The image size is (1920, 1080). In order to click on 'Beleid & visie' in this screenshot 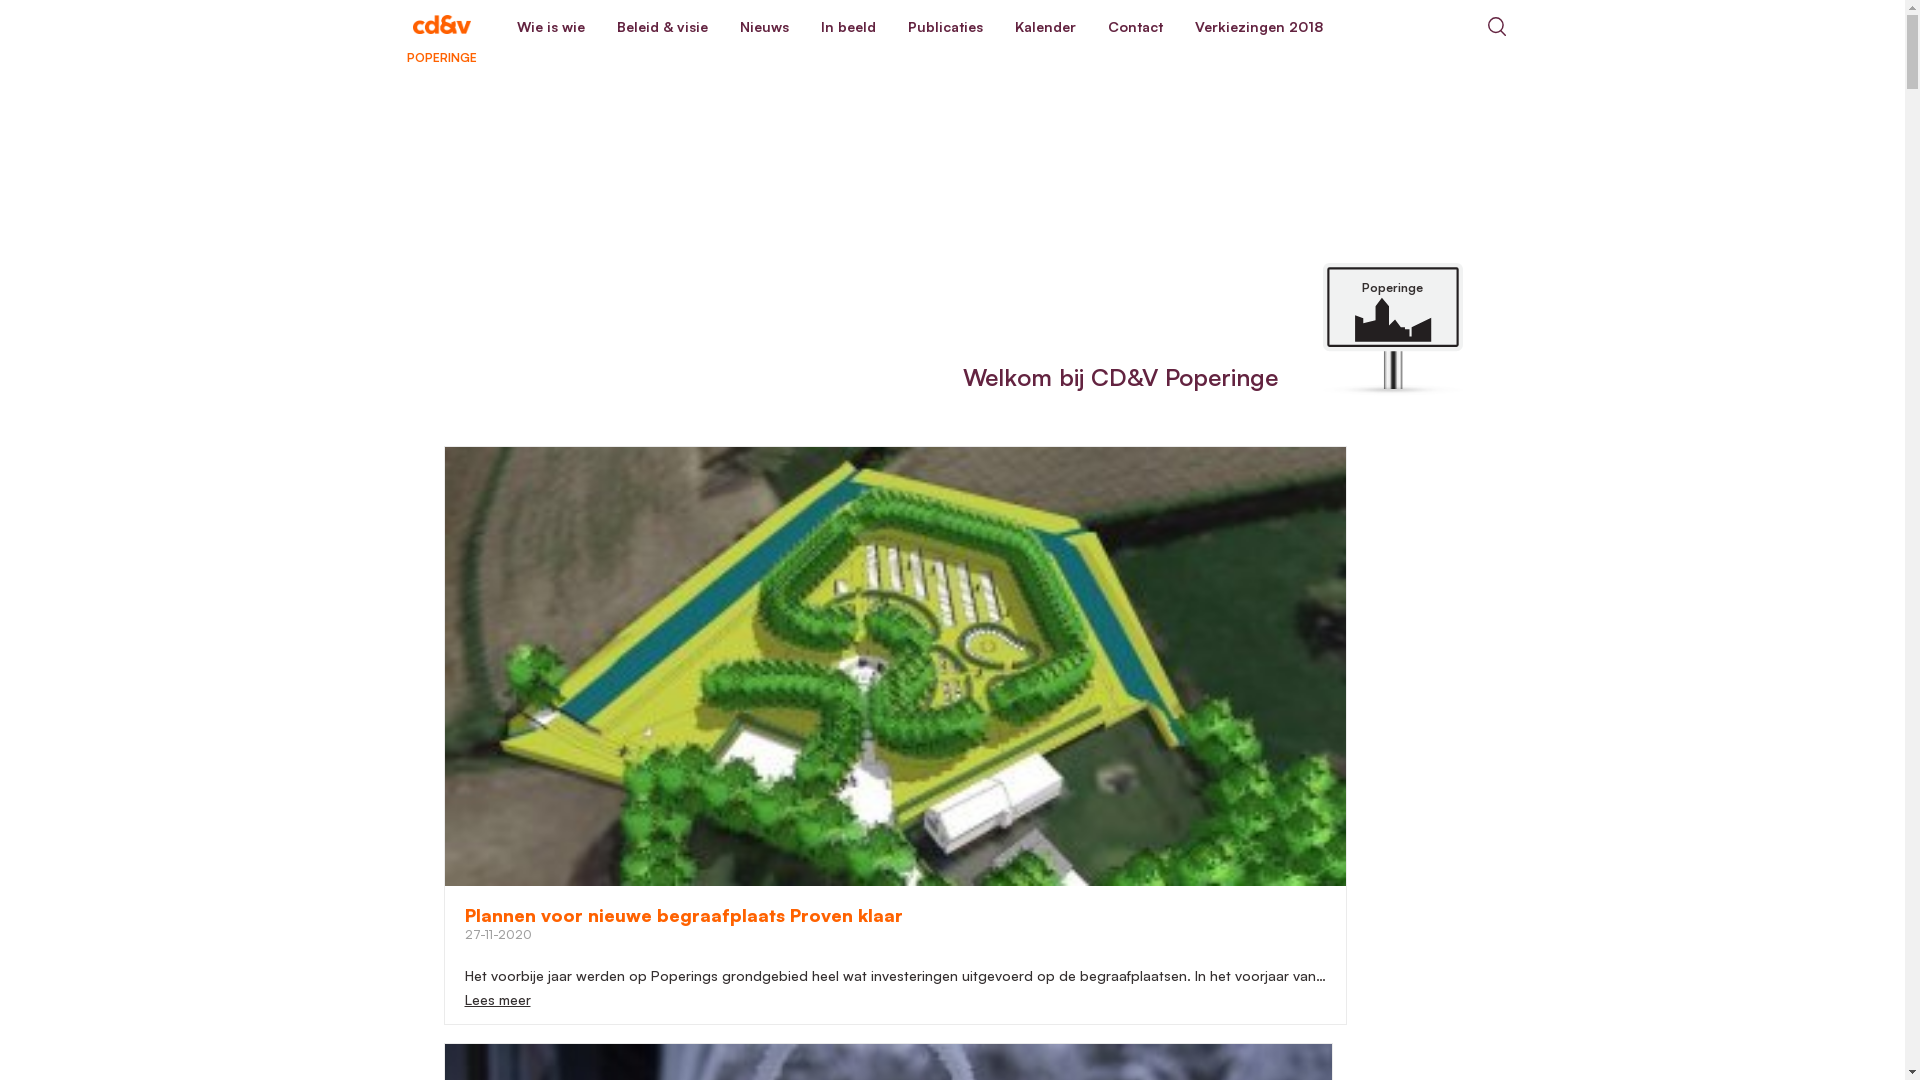, I will do `click(661, 27)`.